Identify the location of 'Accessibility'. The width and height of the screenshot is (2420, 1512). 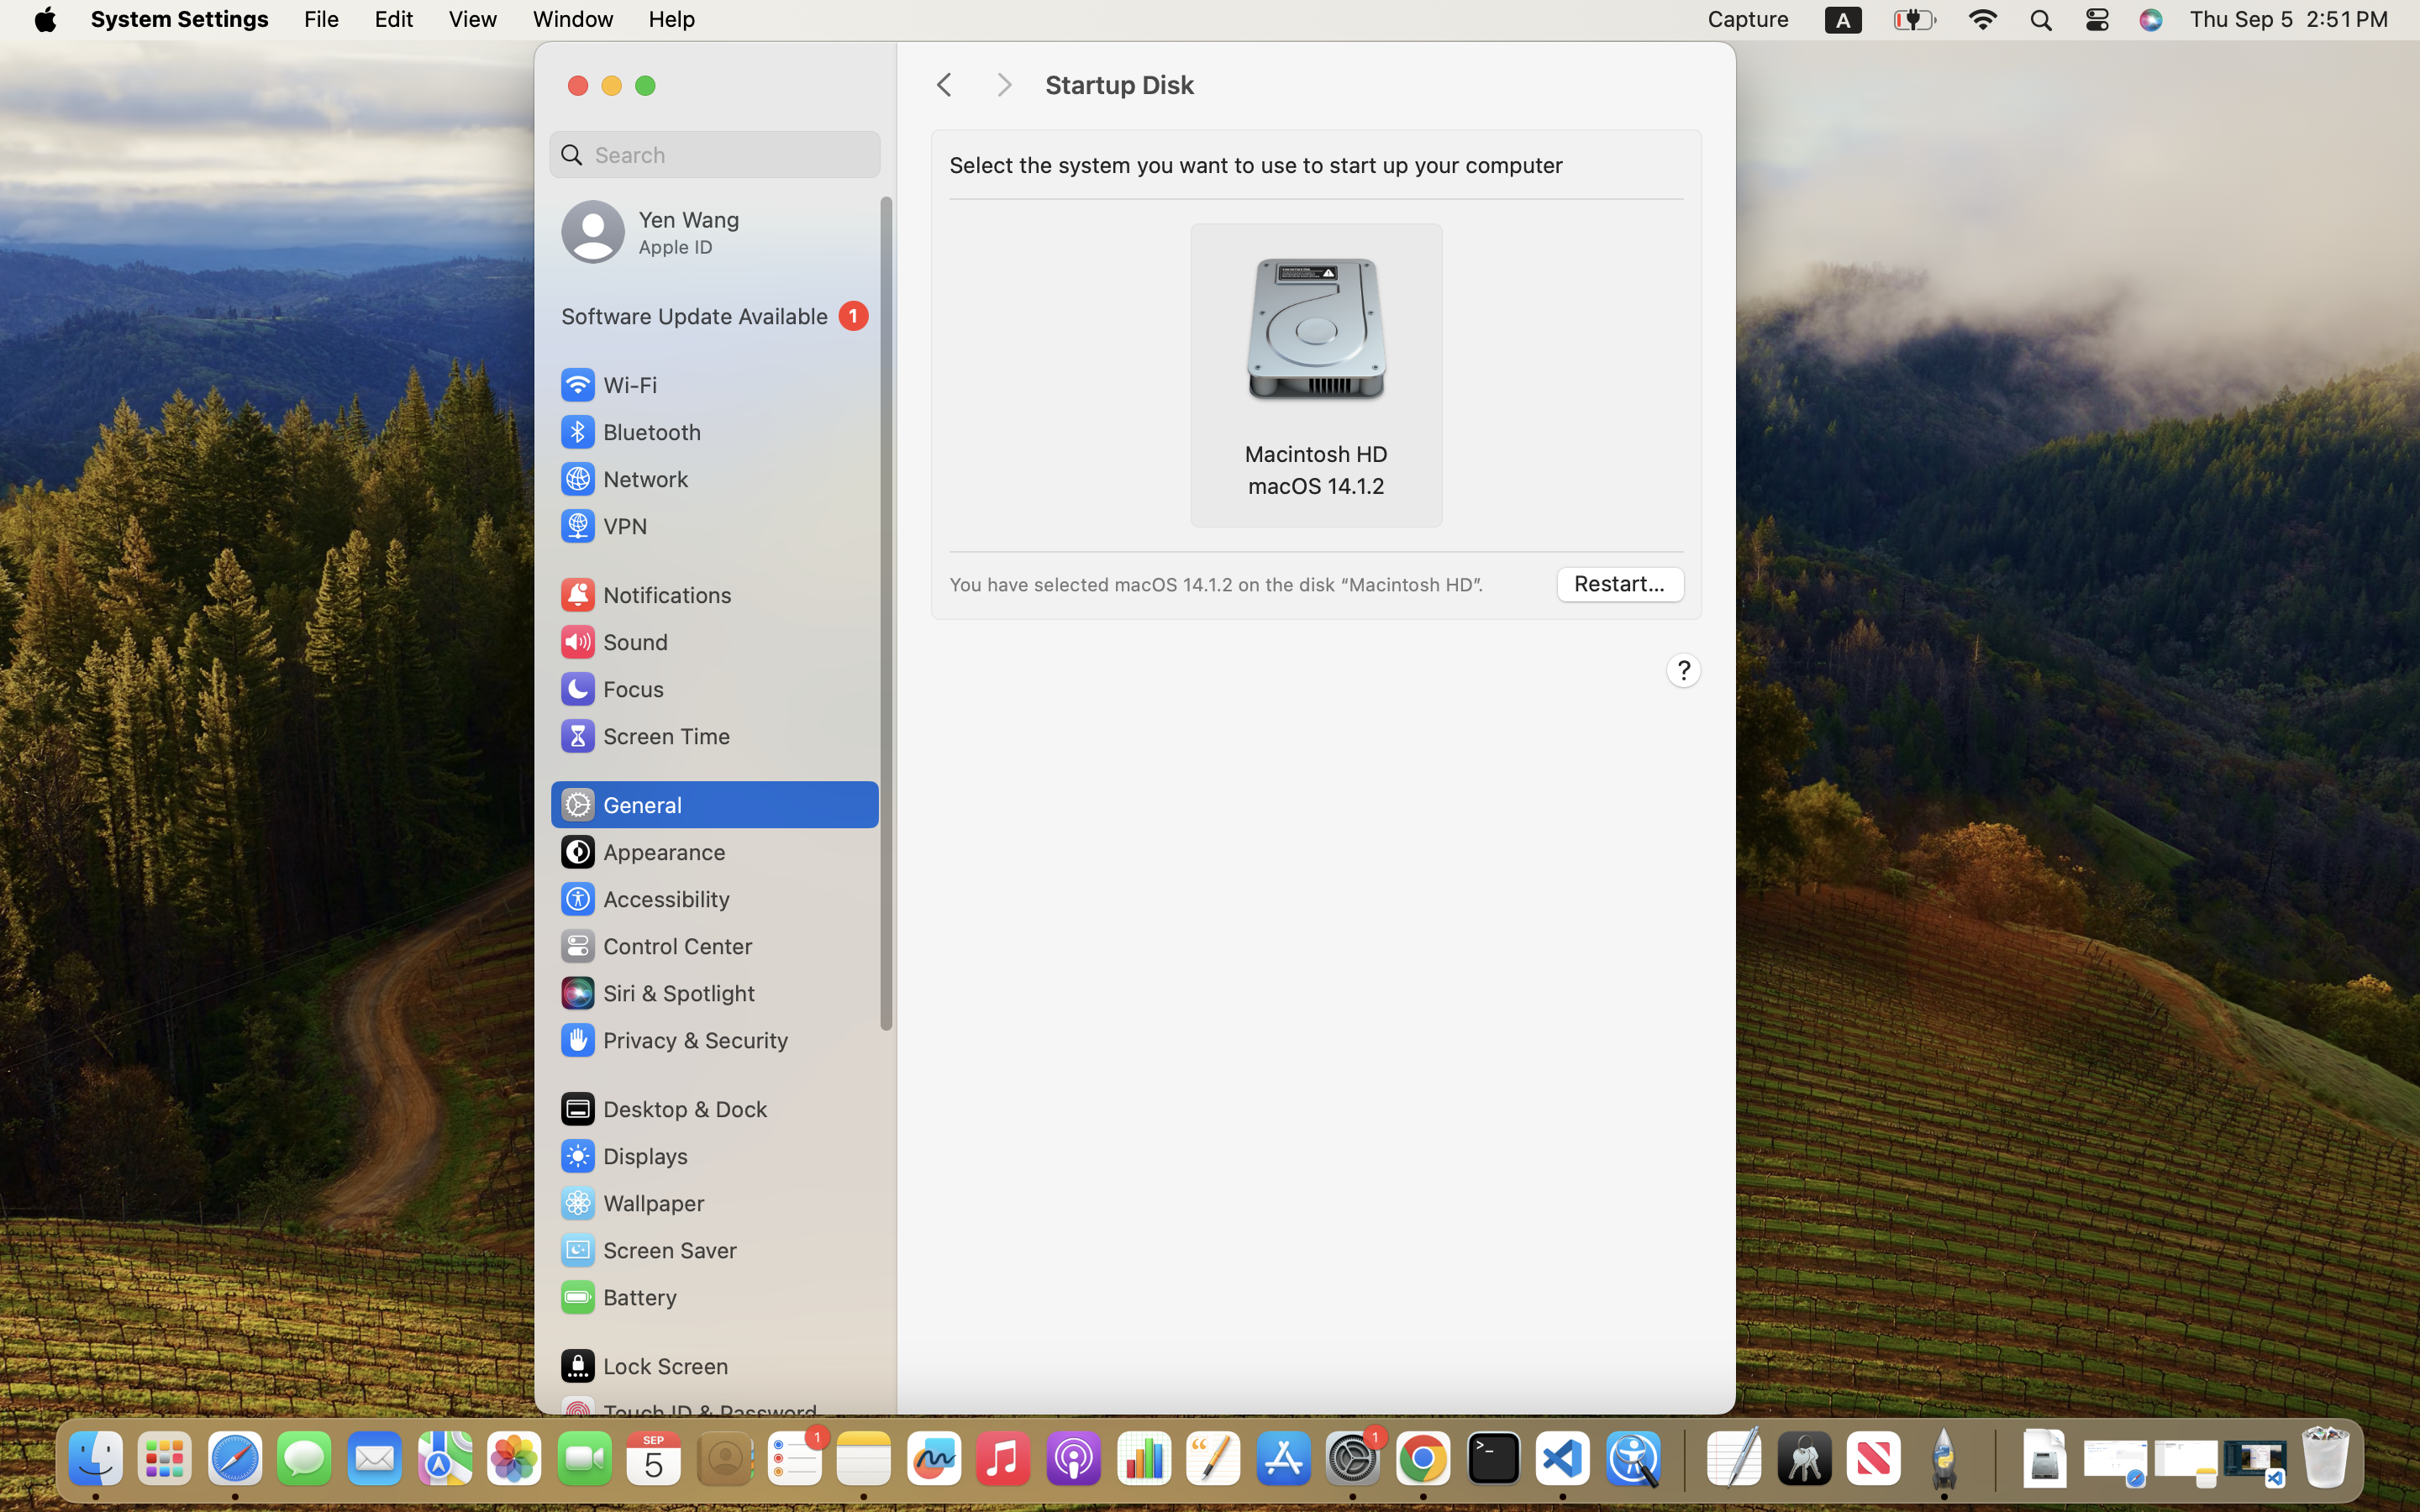
(644, 897).